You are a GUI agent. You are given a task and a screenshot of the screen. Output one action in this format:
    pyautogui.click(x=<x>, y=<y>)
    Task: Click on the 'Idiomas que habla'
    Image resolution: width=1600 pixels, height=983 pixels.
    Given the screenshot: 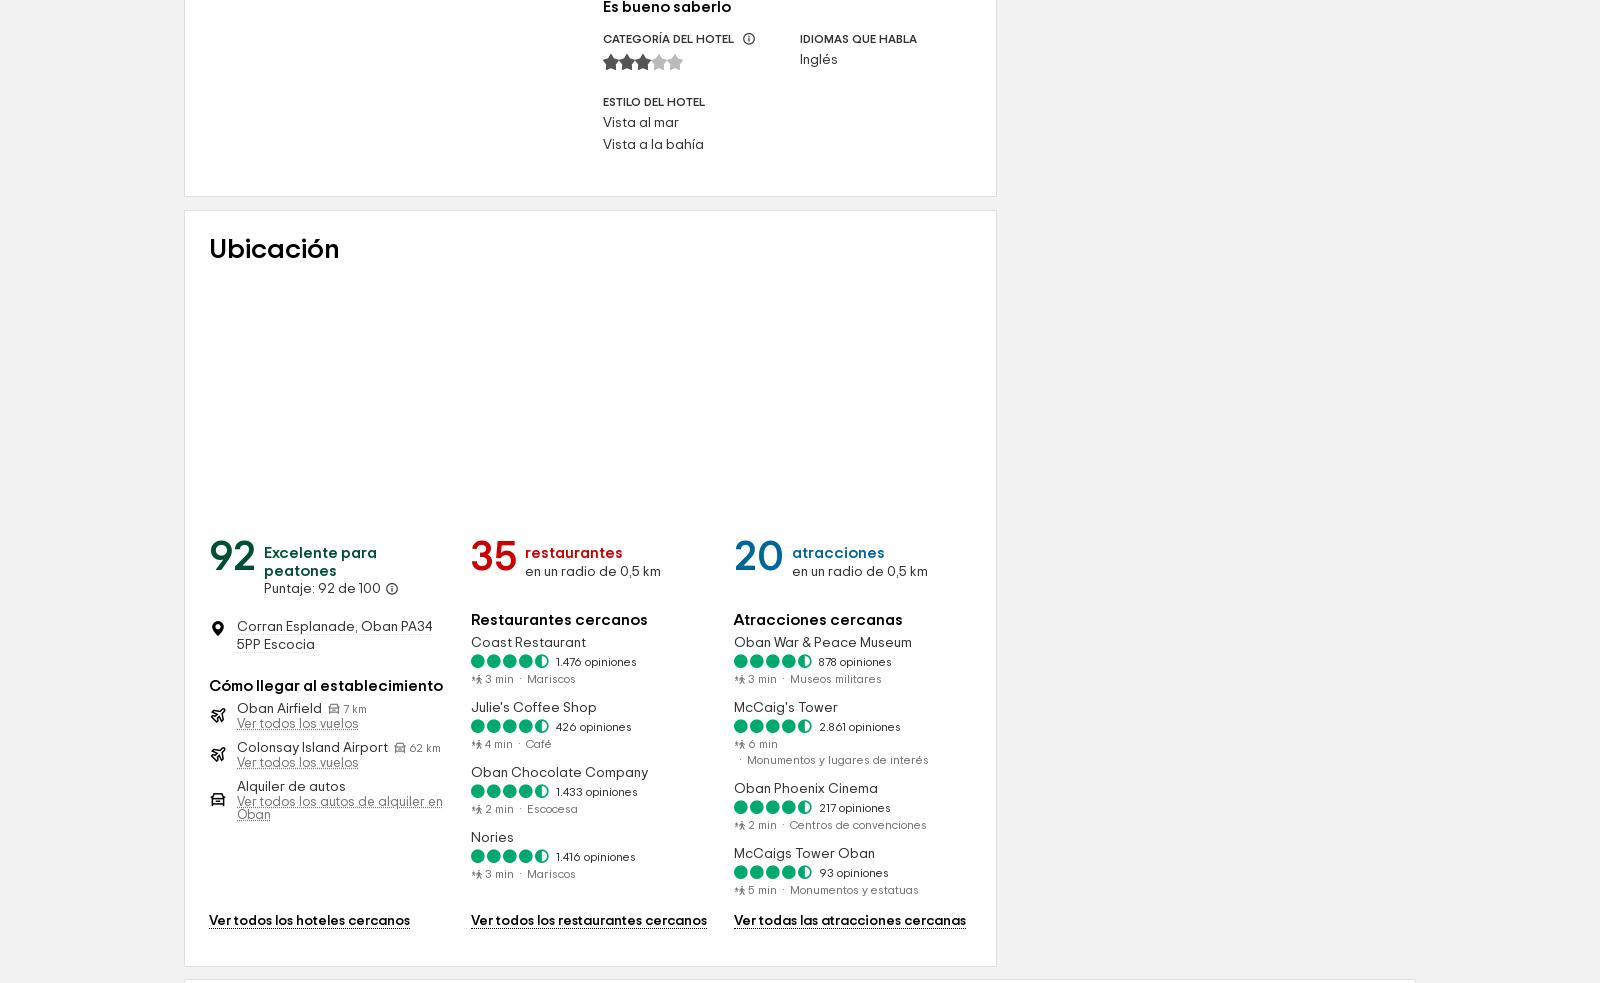 What is the action you would take?
    pyautogui.click(x=856, y=210)
    